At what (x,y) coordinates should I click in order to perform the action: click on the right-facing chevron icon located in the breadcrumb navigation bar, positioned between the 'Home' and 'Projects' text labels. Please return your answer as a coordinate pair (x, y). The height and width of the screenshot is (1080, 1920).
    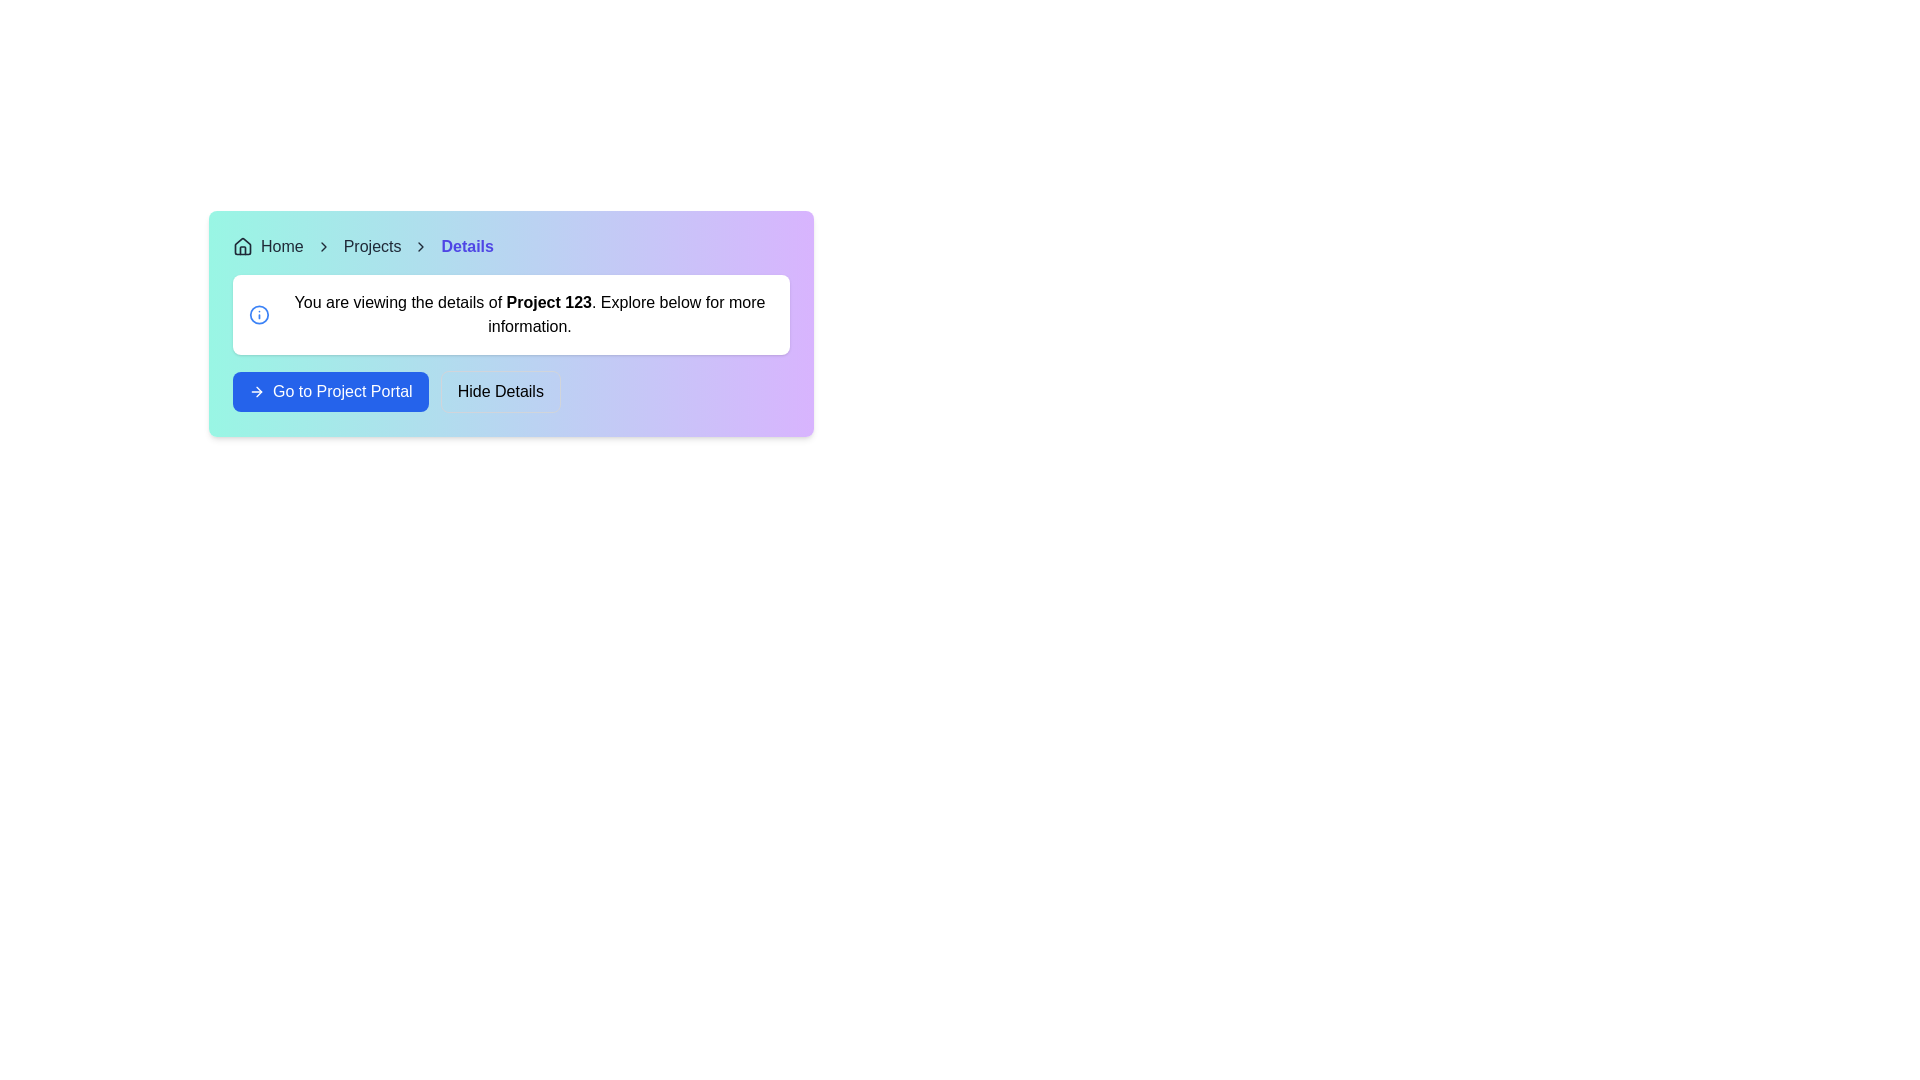
    Looking at the image, I should click on (323, 245).